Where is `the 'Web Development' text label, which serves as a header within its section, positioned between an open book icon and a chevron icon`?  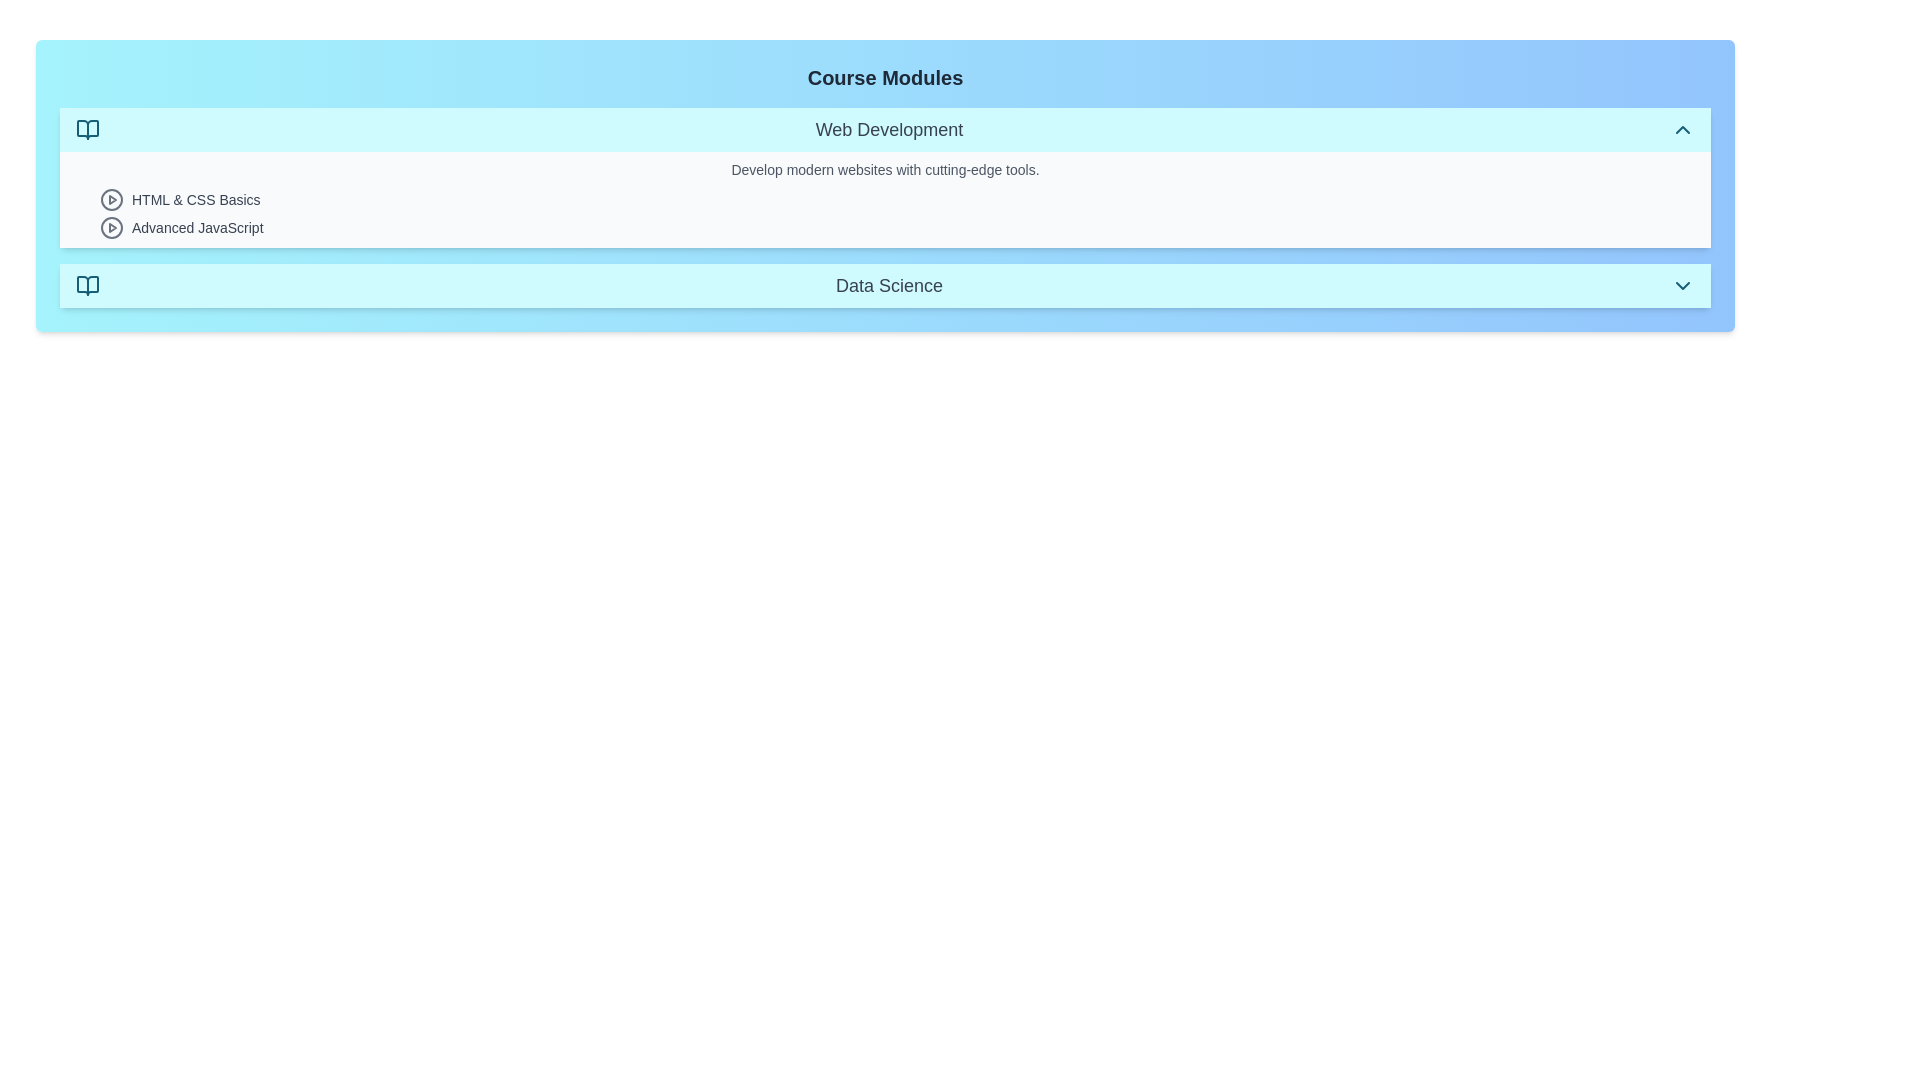
the 'Web Development' text label, which serves as a header within its section, positioned between an open book icon and a chevron icon is located at coordinates (888, 130).